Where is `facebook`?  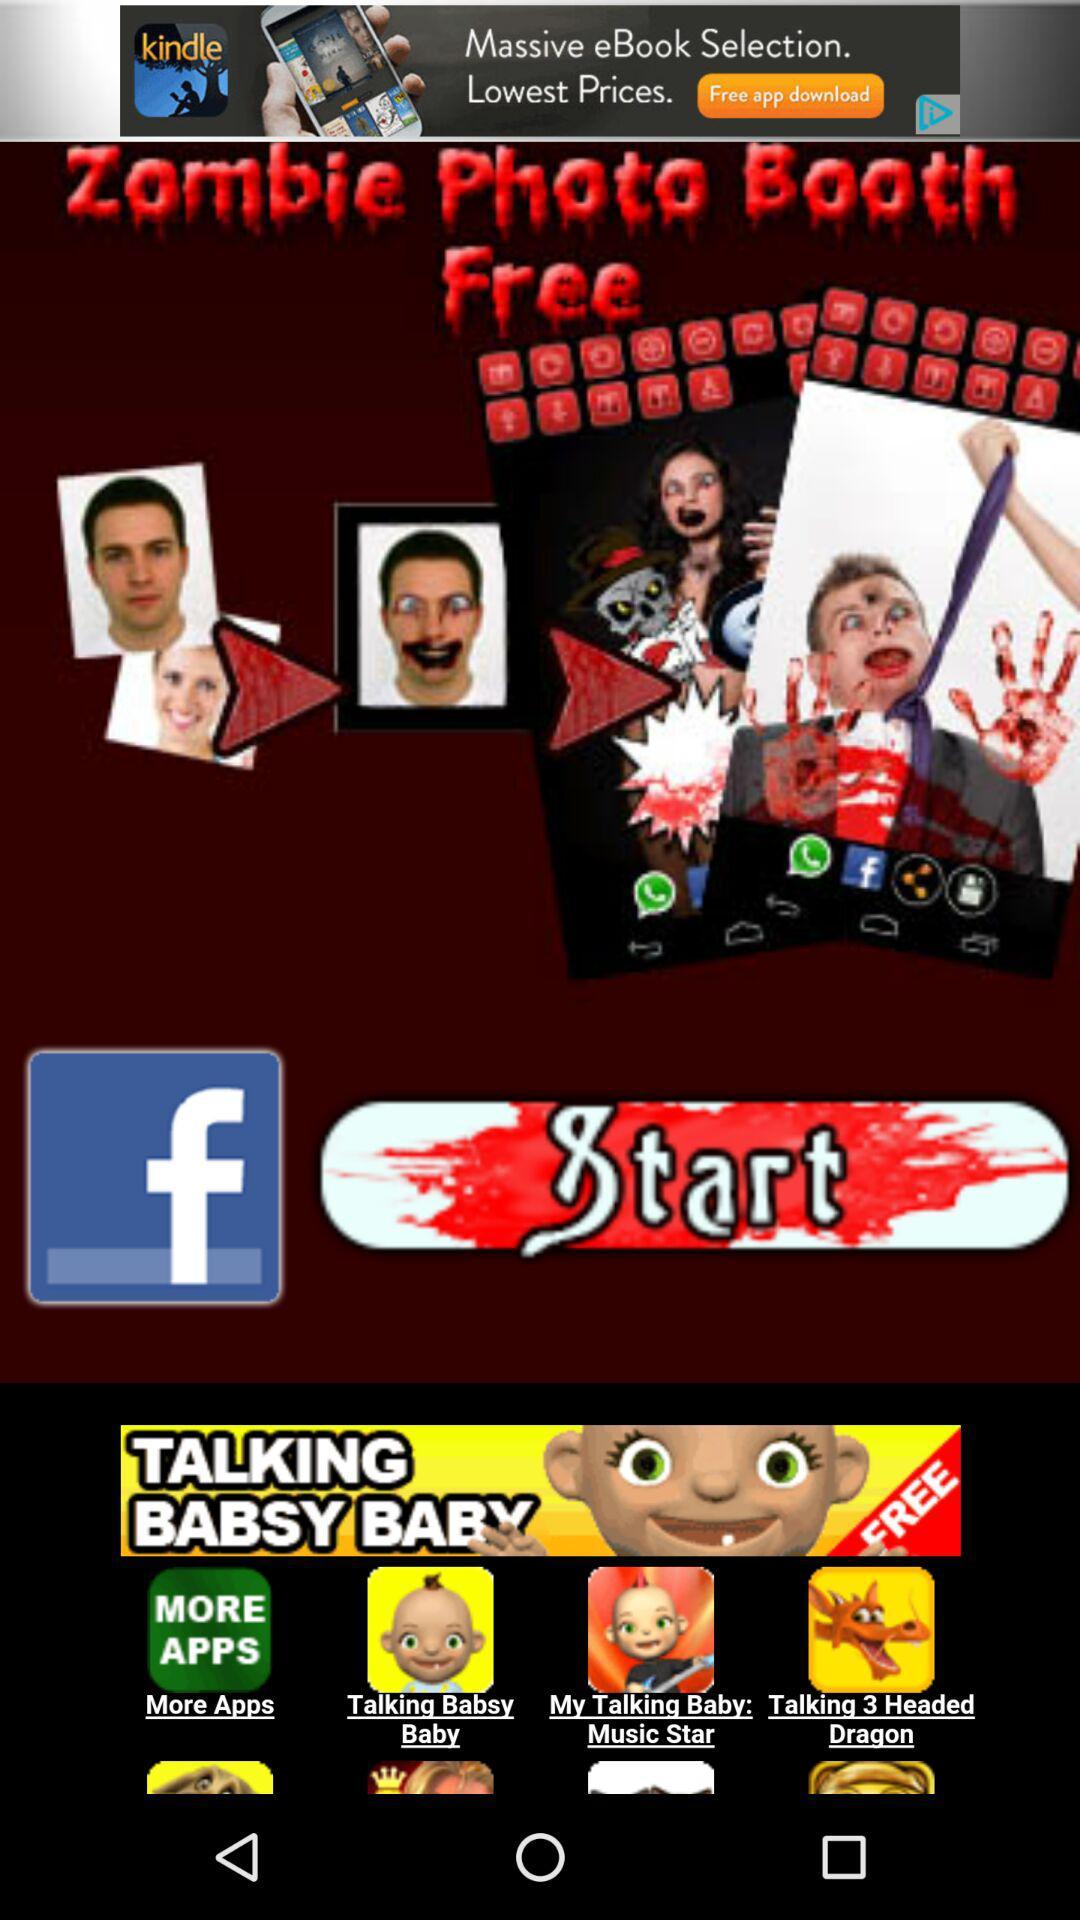 facebook is located at coordinates (153, 1177).